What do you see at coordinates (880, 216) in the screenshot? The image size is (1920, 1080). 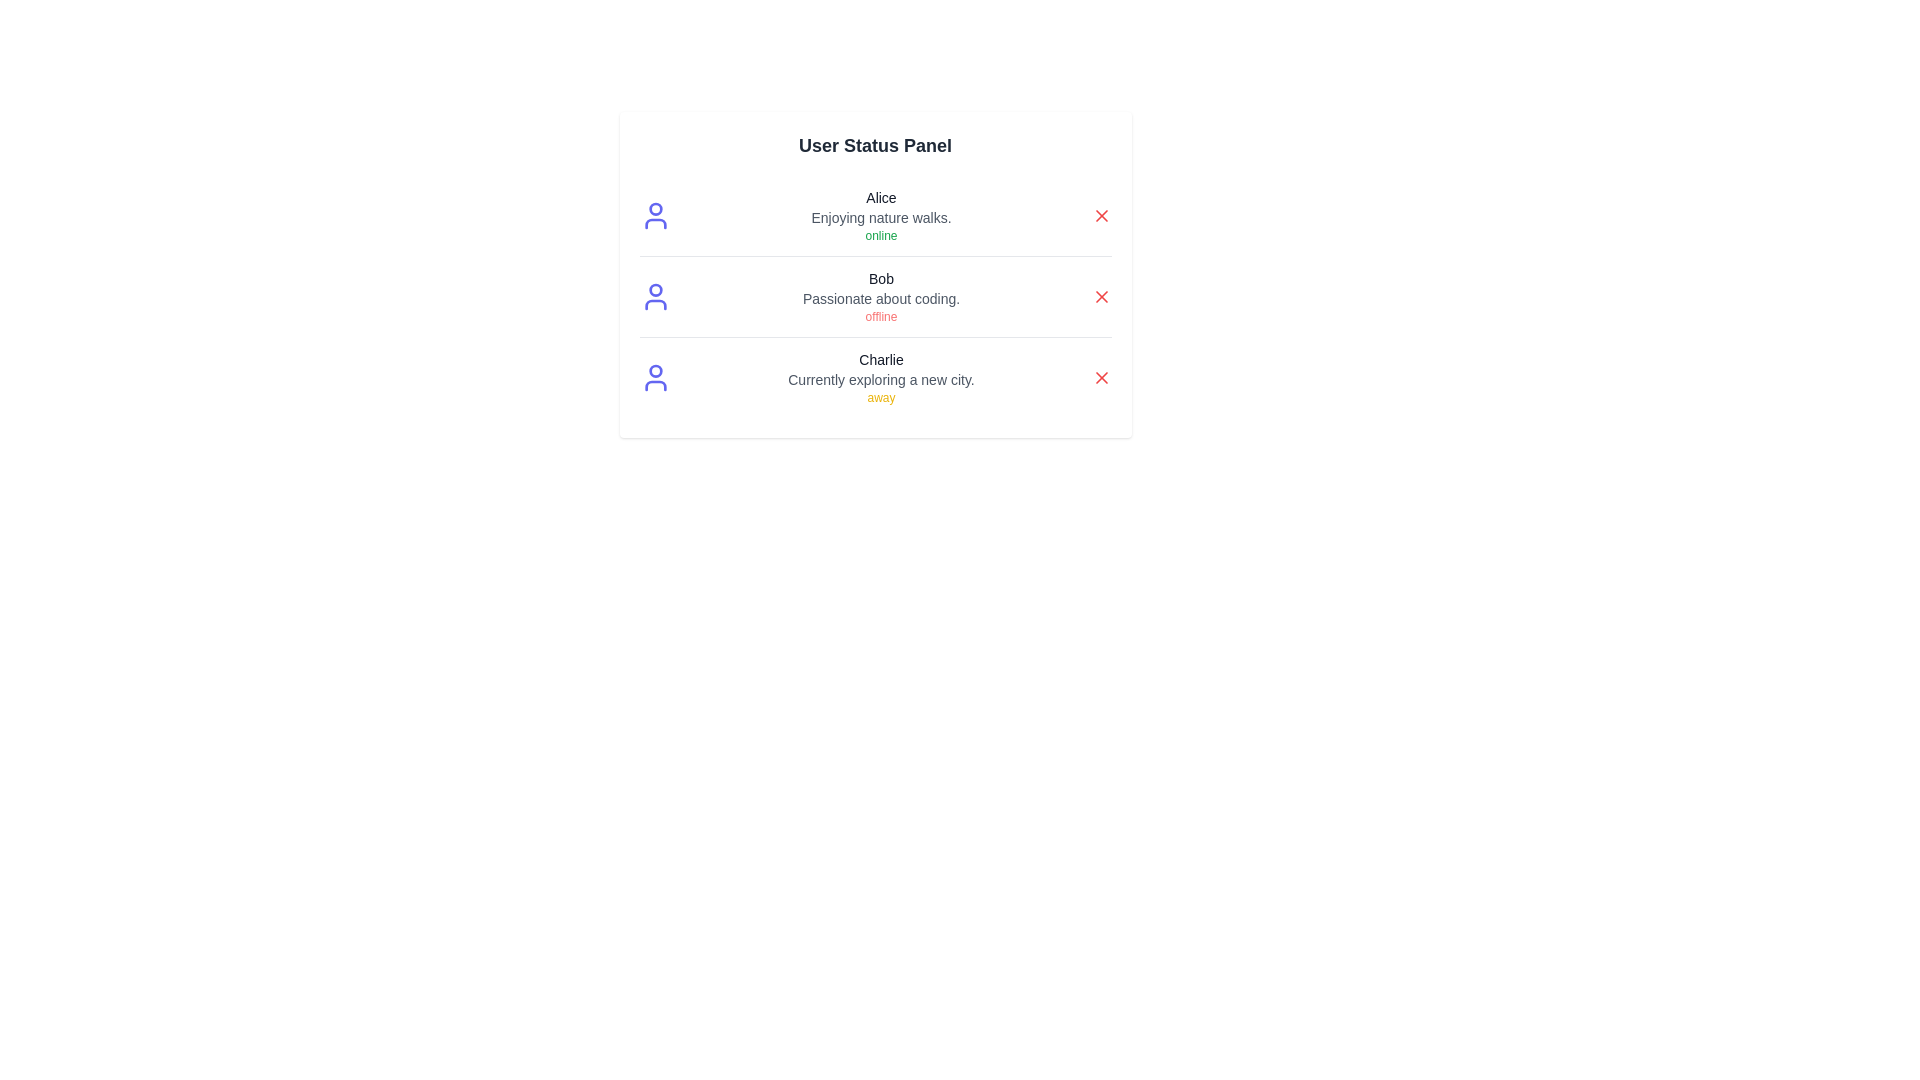 I see `the label displaying the user's name 'Alice', status message 'Enjoying nature walks.', and online status 'online'` at bounding box center [880, 216].